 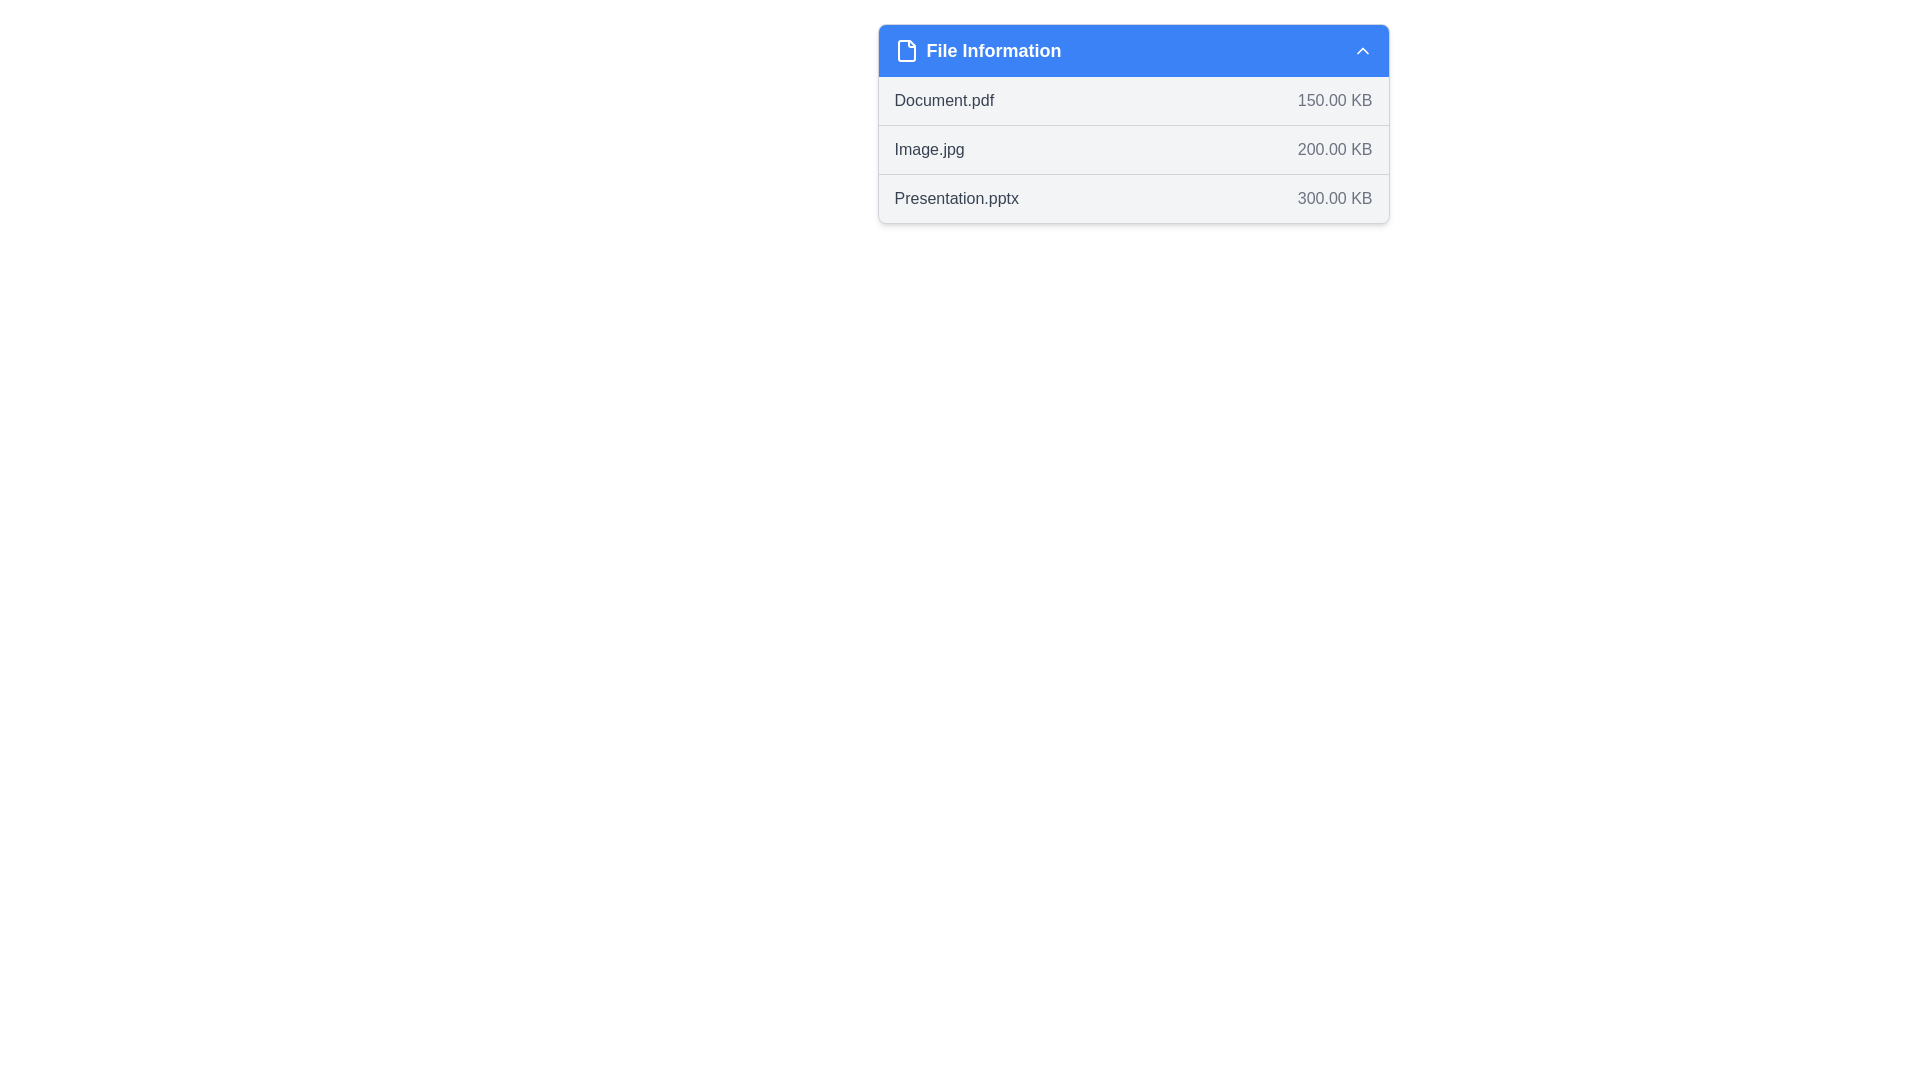 What do you see at coordinates (993, 49) in the screenshot?
I see `the 'File Information' heading text, which is a bold title displayed on a blue background at the top of the file information section` at bounding box center [993, 49].